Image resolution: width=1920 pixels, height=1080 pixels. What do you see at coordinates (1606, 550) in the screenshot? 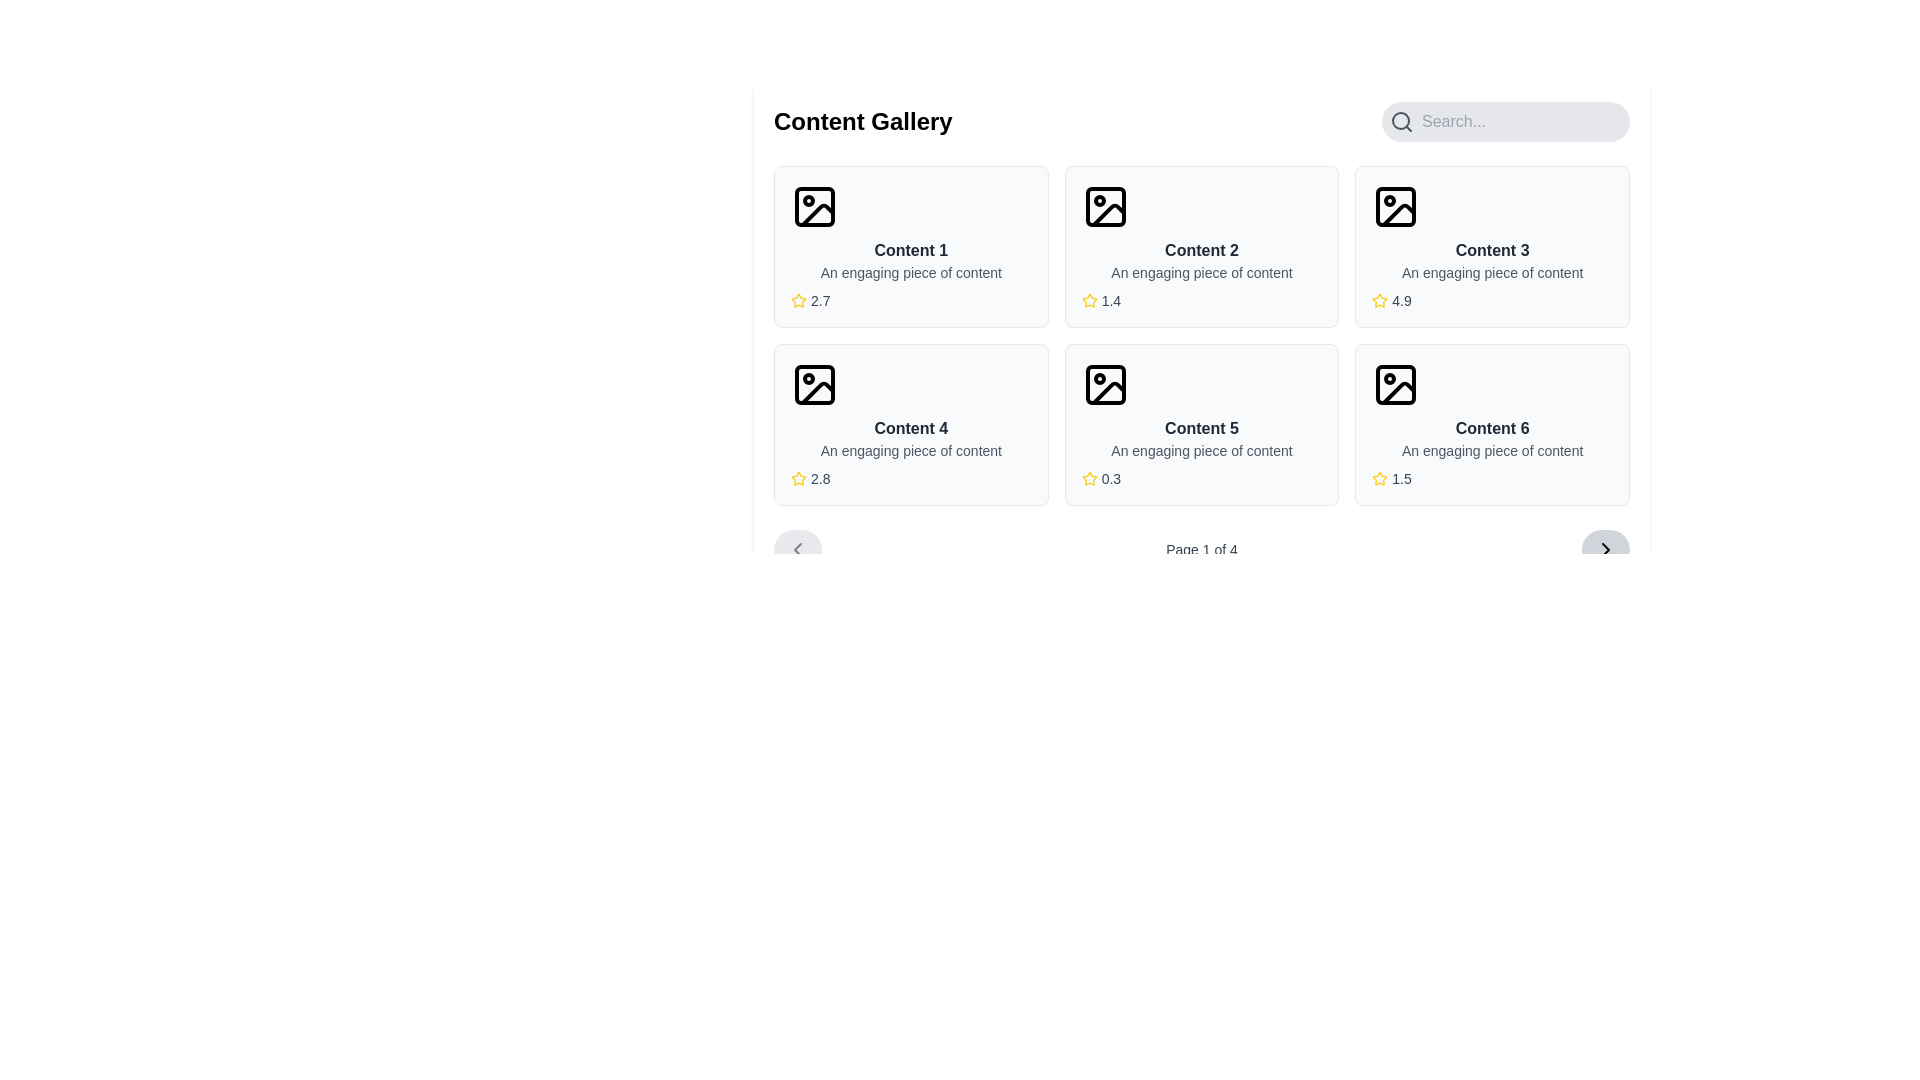
I see `the right-facing chevron icon within the circular button` at bounding box center [1606, 550].